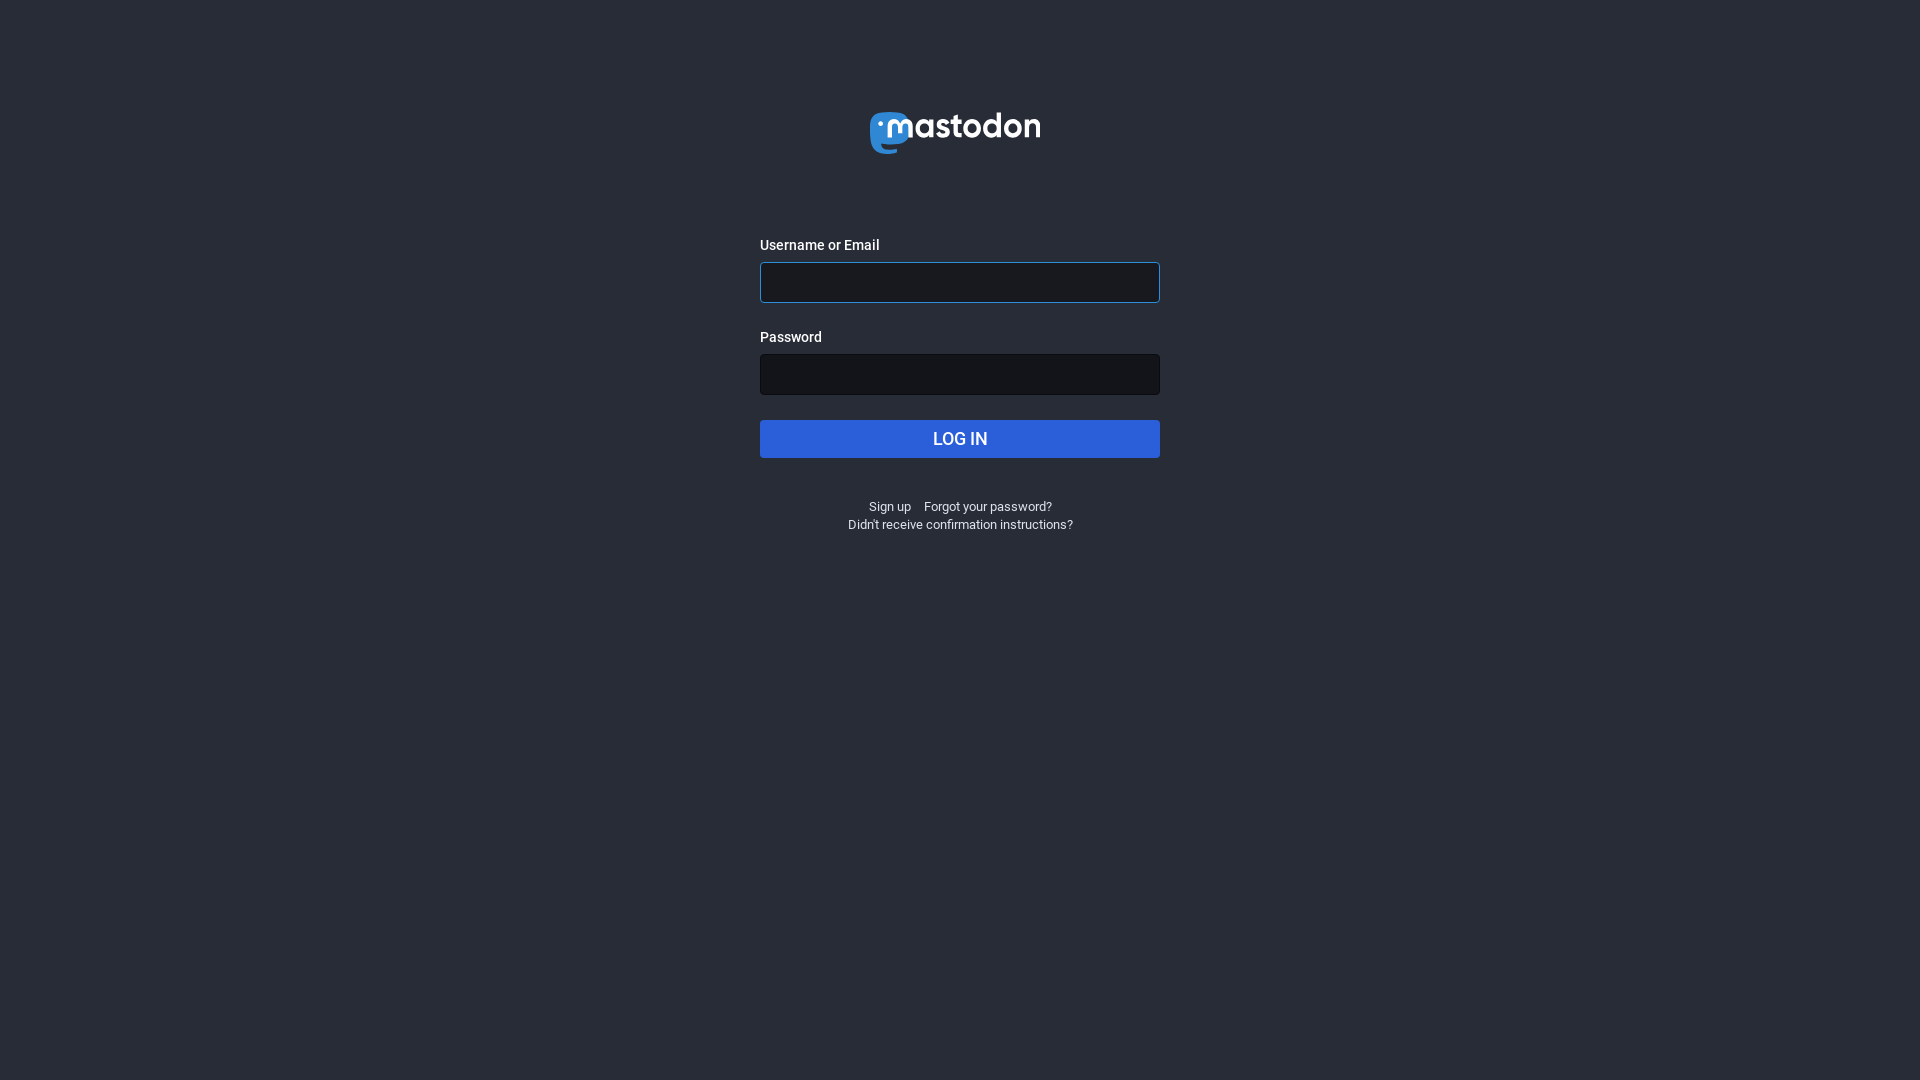 Image resolution: width=1920 pixels, height=1080 pixels. What do you see at coordinates (758, 438) in the screenshot?
I see `'LOG IN'` at bounding box center [758, 438].